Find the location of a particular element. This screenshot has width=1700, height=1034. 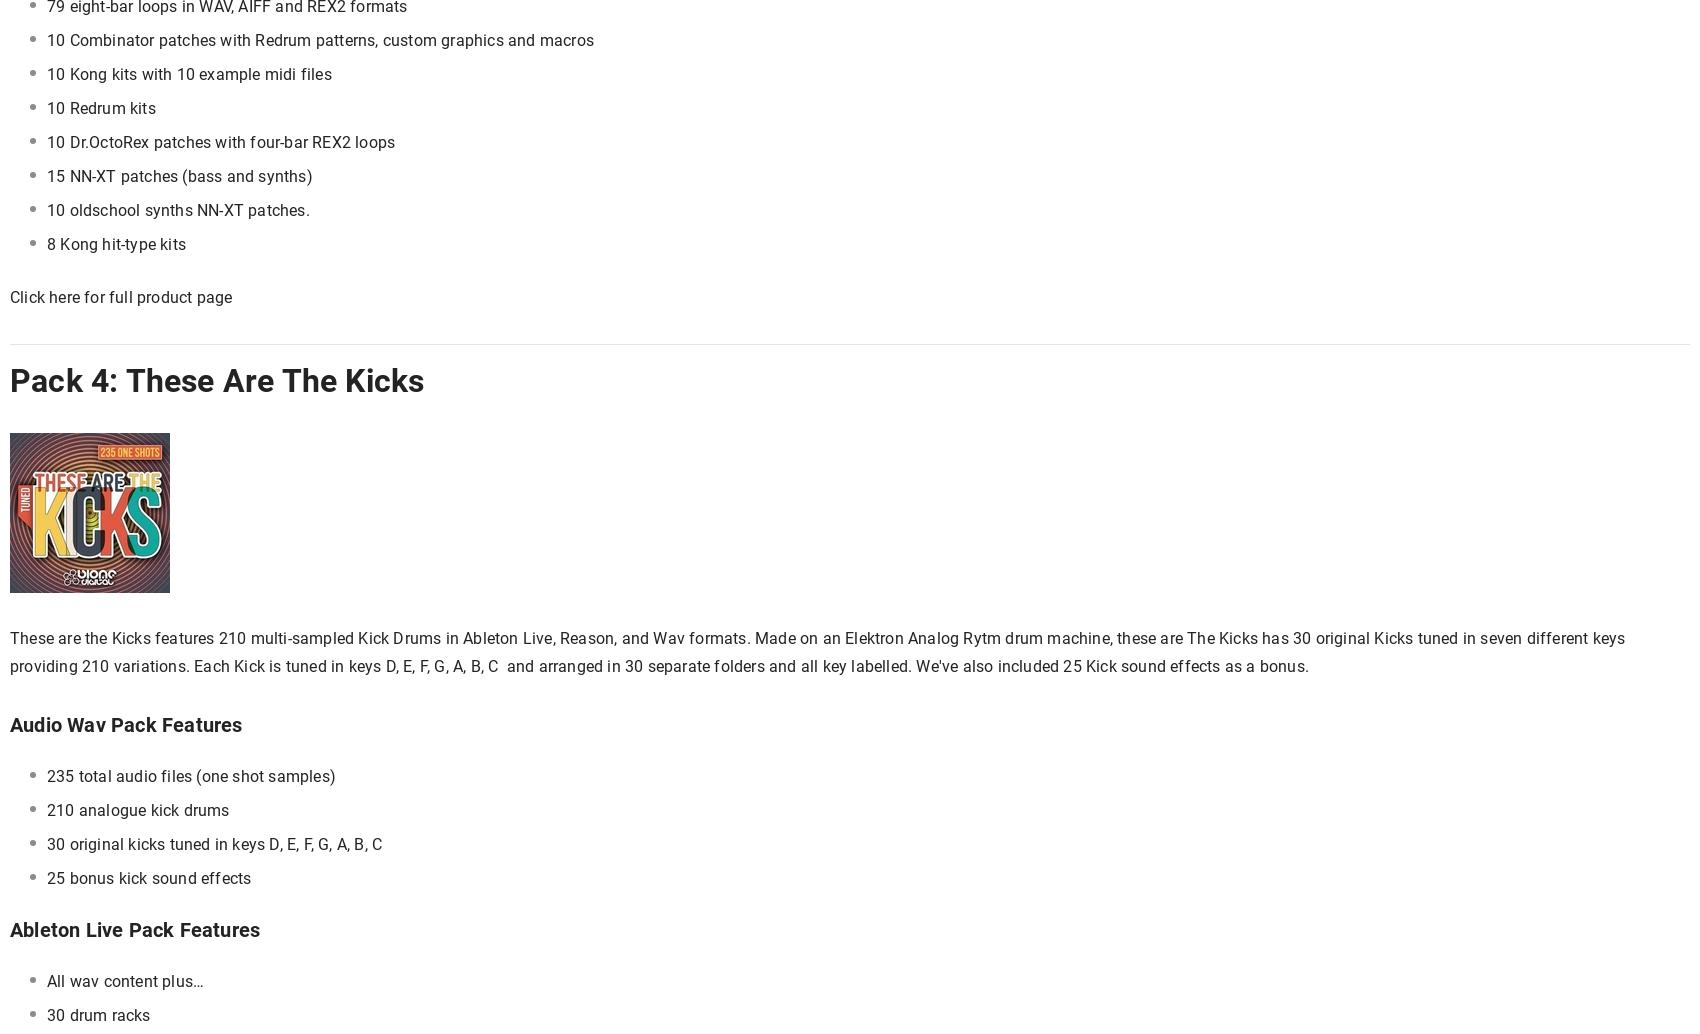

'10 Combinator patches with Redrum patterns, custom graphics and macros' is located at coordinates (46, 40).